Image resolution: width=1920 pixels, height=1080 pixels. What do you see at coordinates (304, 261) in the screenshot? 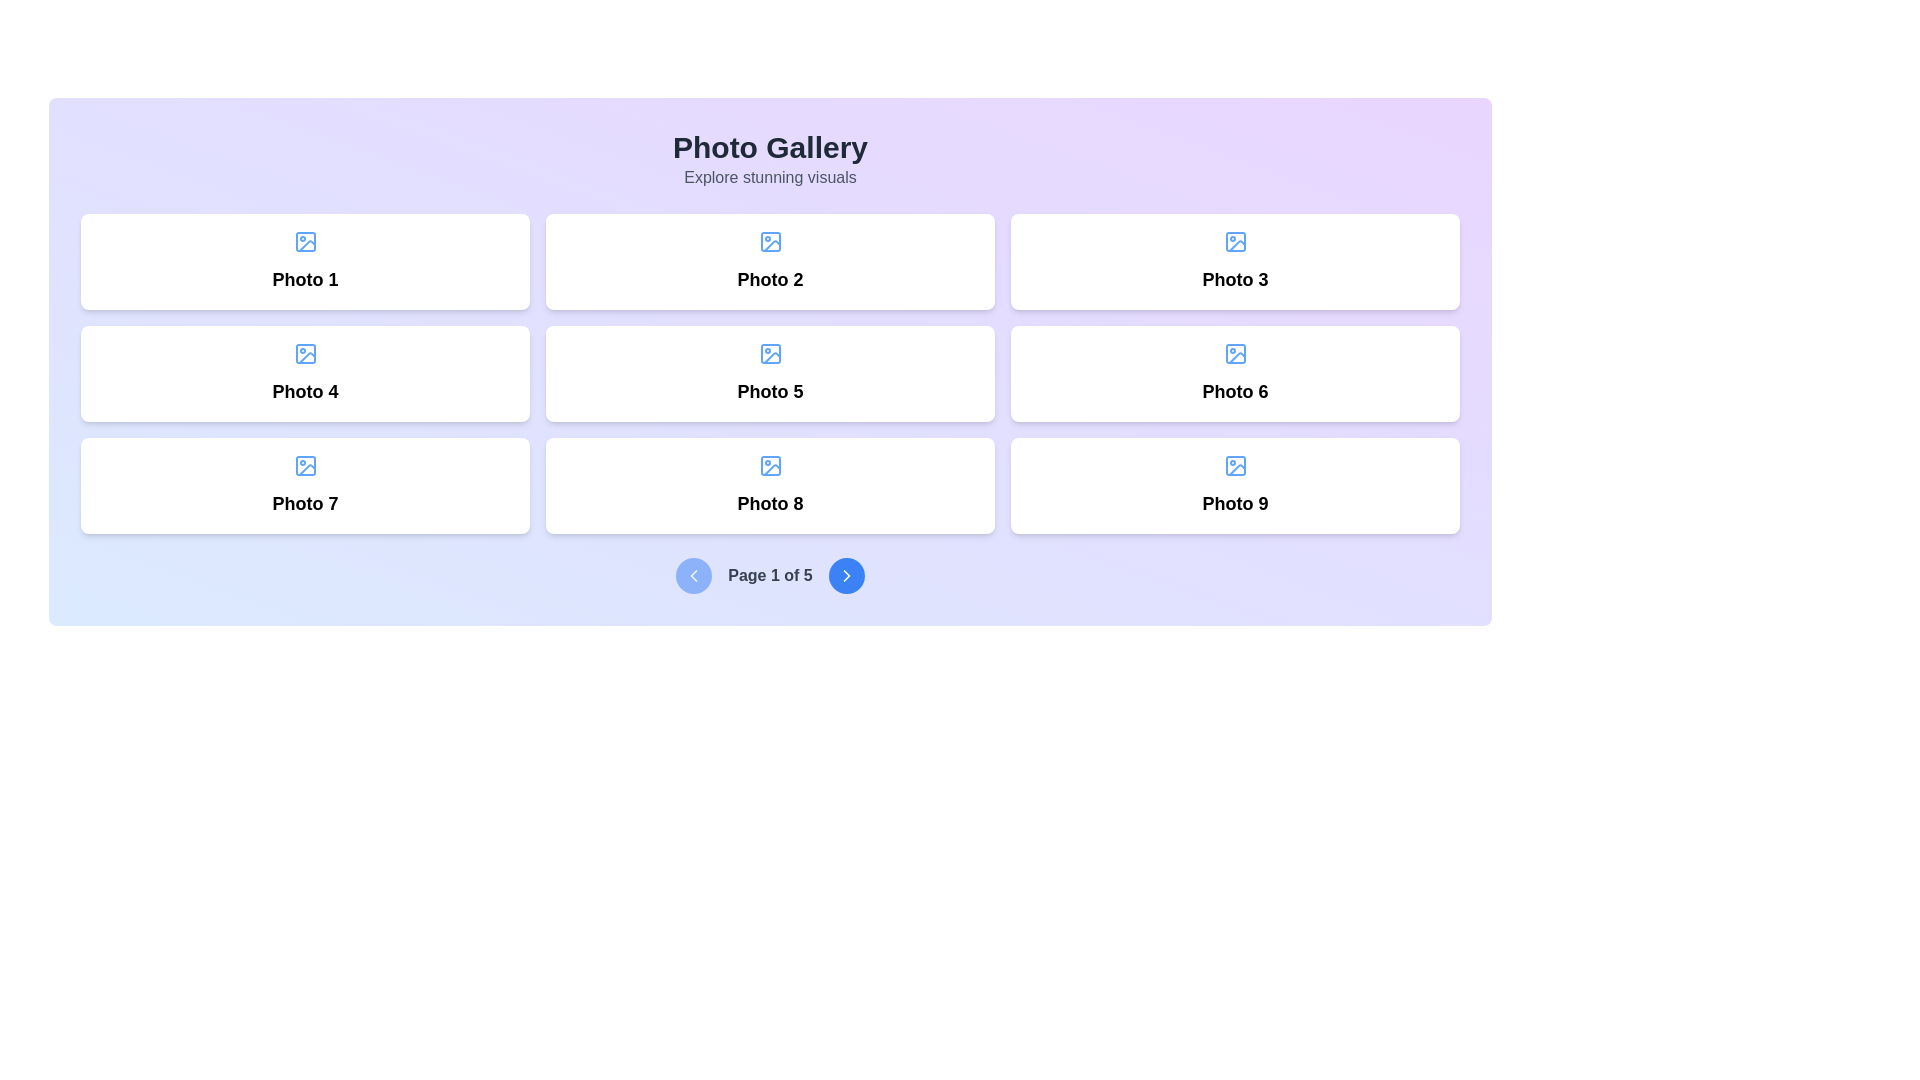
I see `to select the first interactive card in the top-left position of the 'Photo Gallery' layout associated with 'Photo 1'` at bounding box center [304, 261].